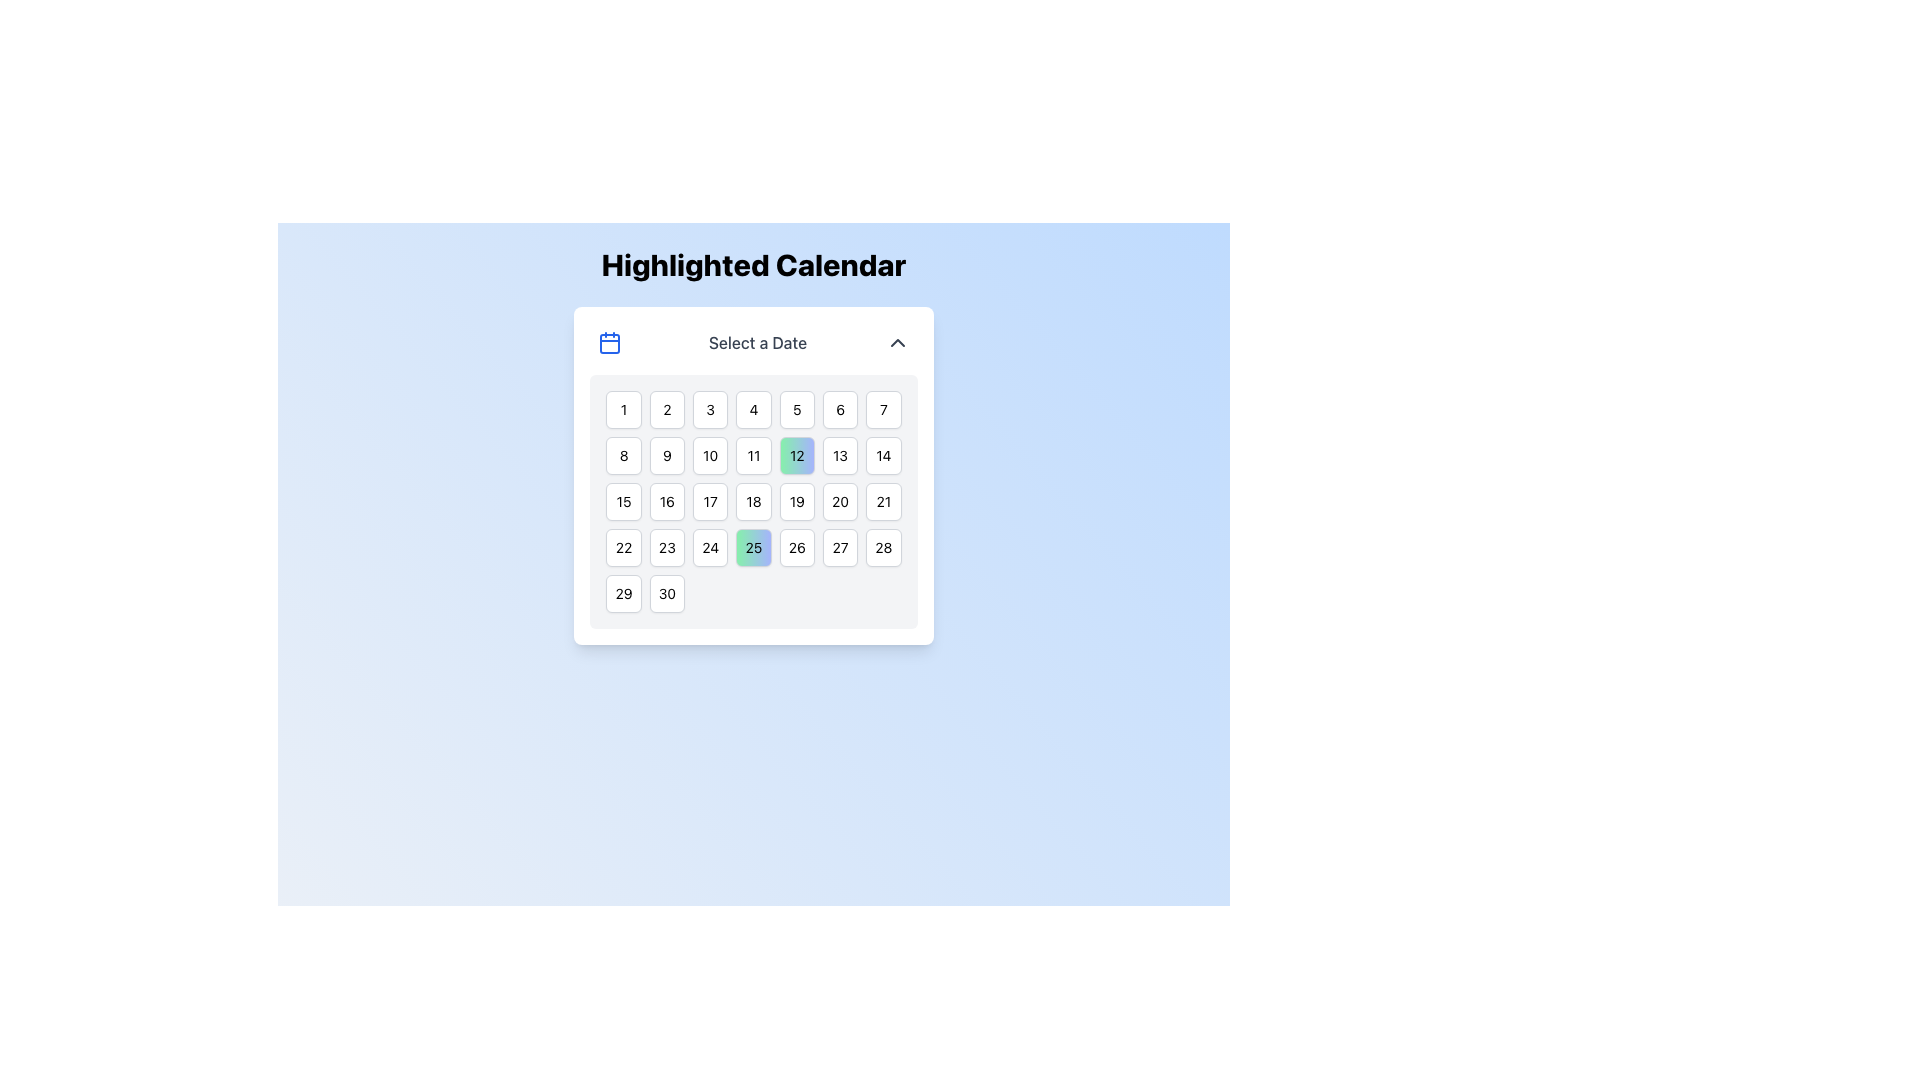  Describe the element at coordinates (752, 500) in the screenshot. I see `the button corresponding to the date '18' in the calendar` at that location.